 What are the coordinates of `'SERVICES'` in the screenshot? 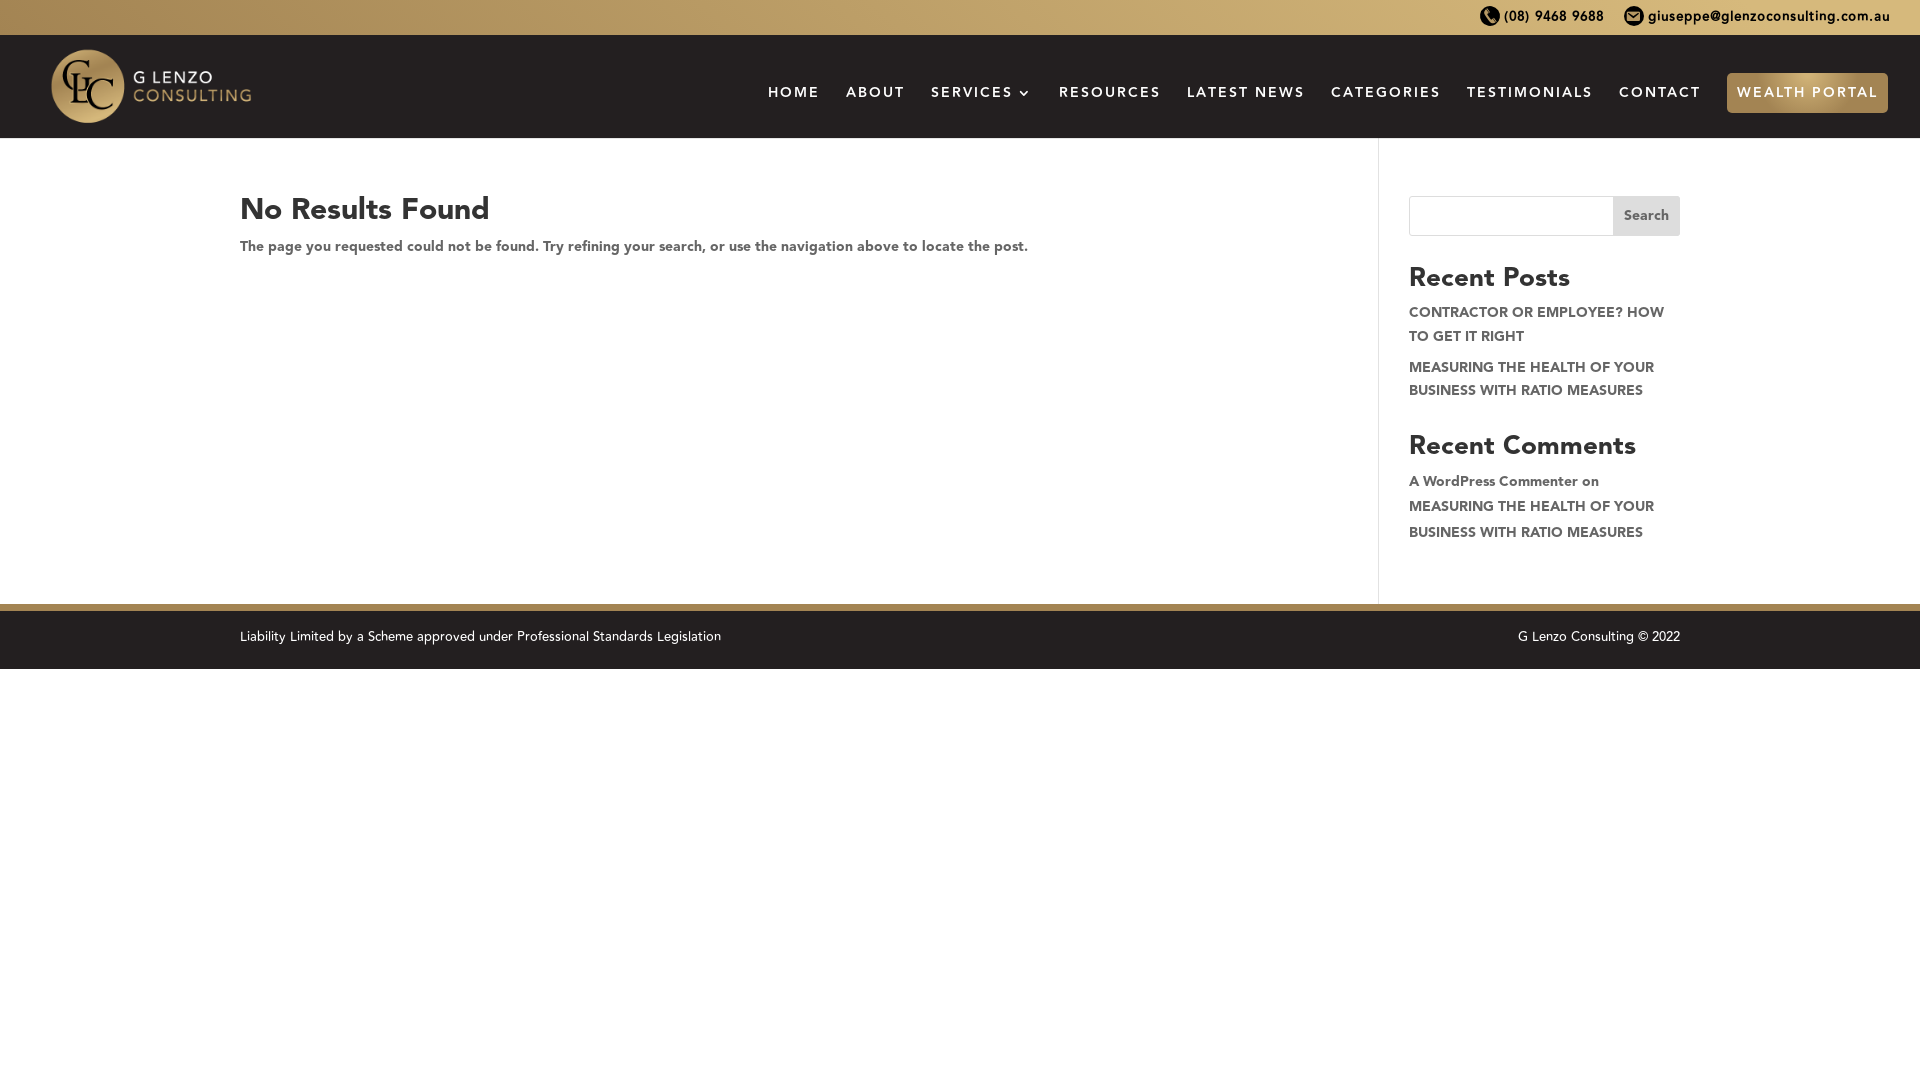 It's located at (930, 111).